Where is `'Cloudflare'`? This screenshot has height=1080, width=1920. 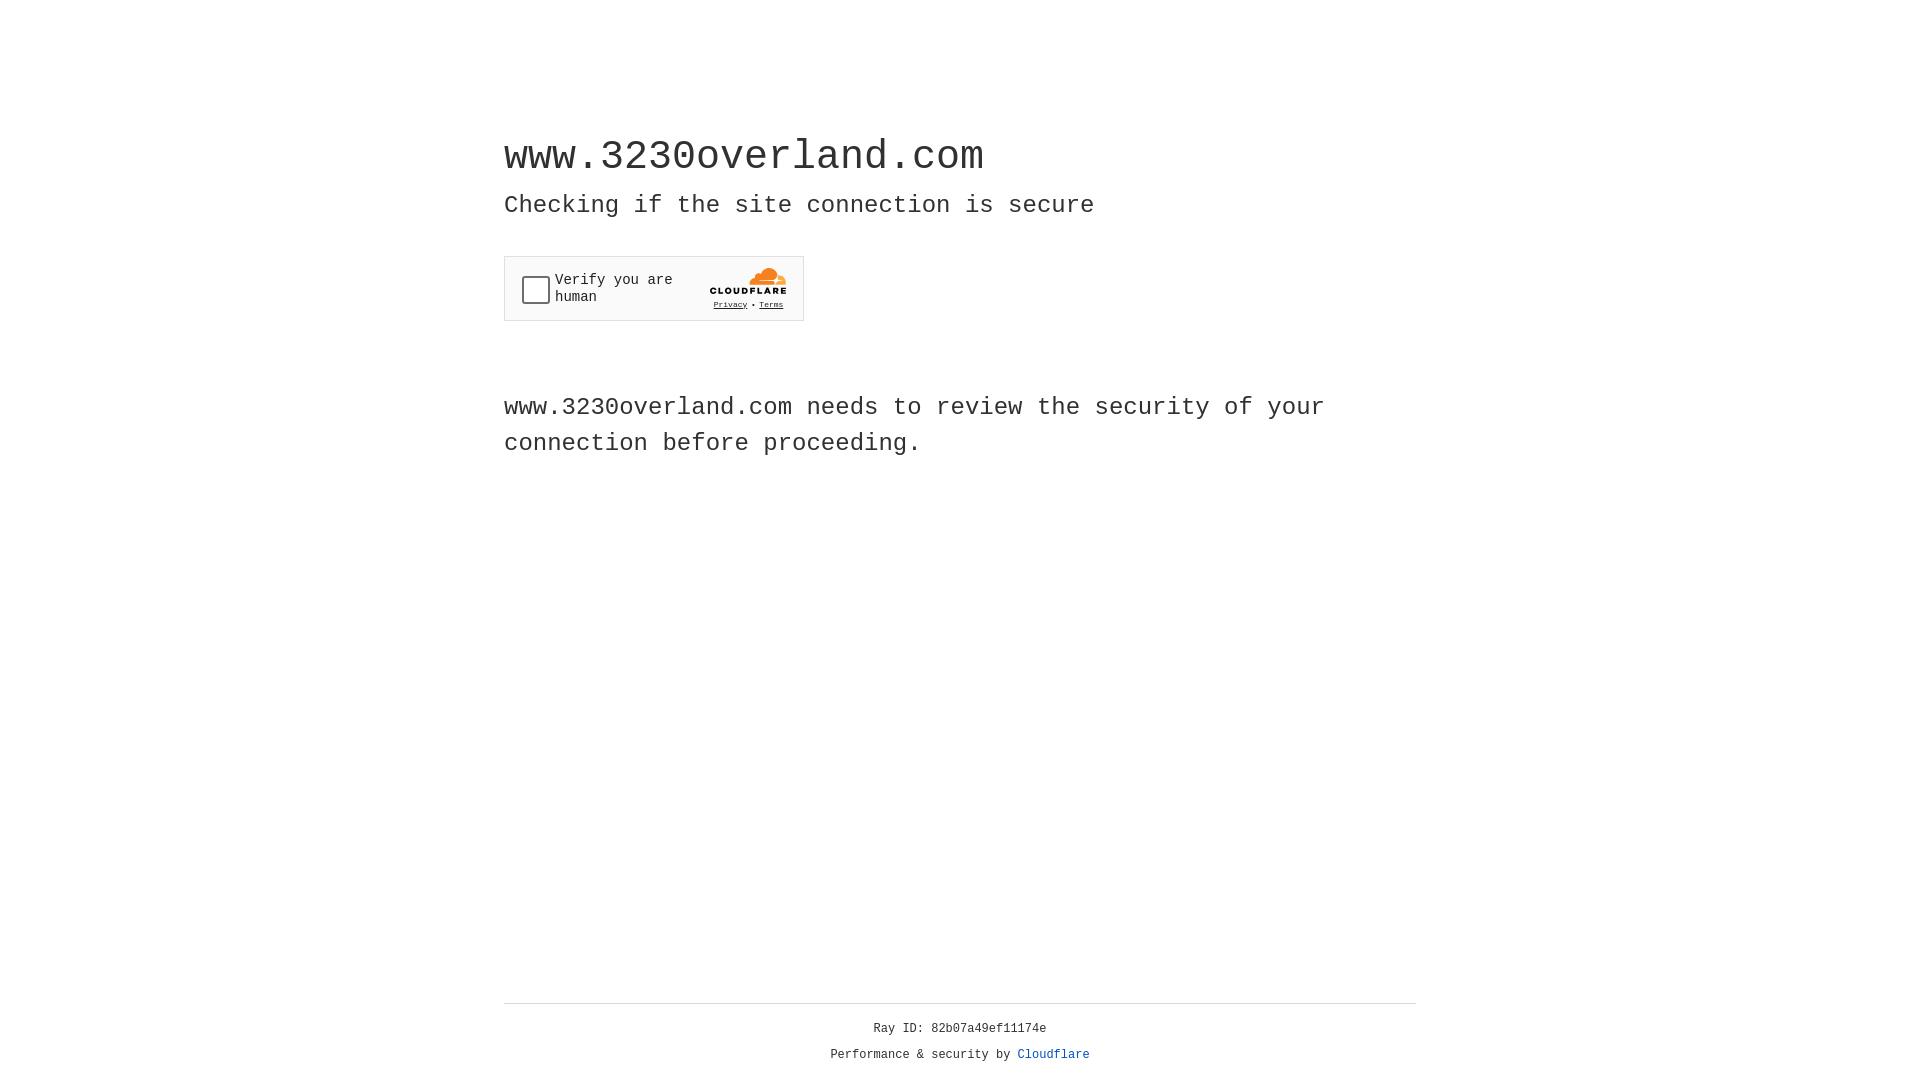
'Cloudflare' is located at coordinates (1053, 1054).